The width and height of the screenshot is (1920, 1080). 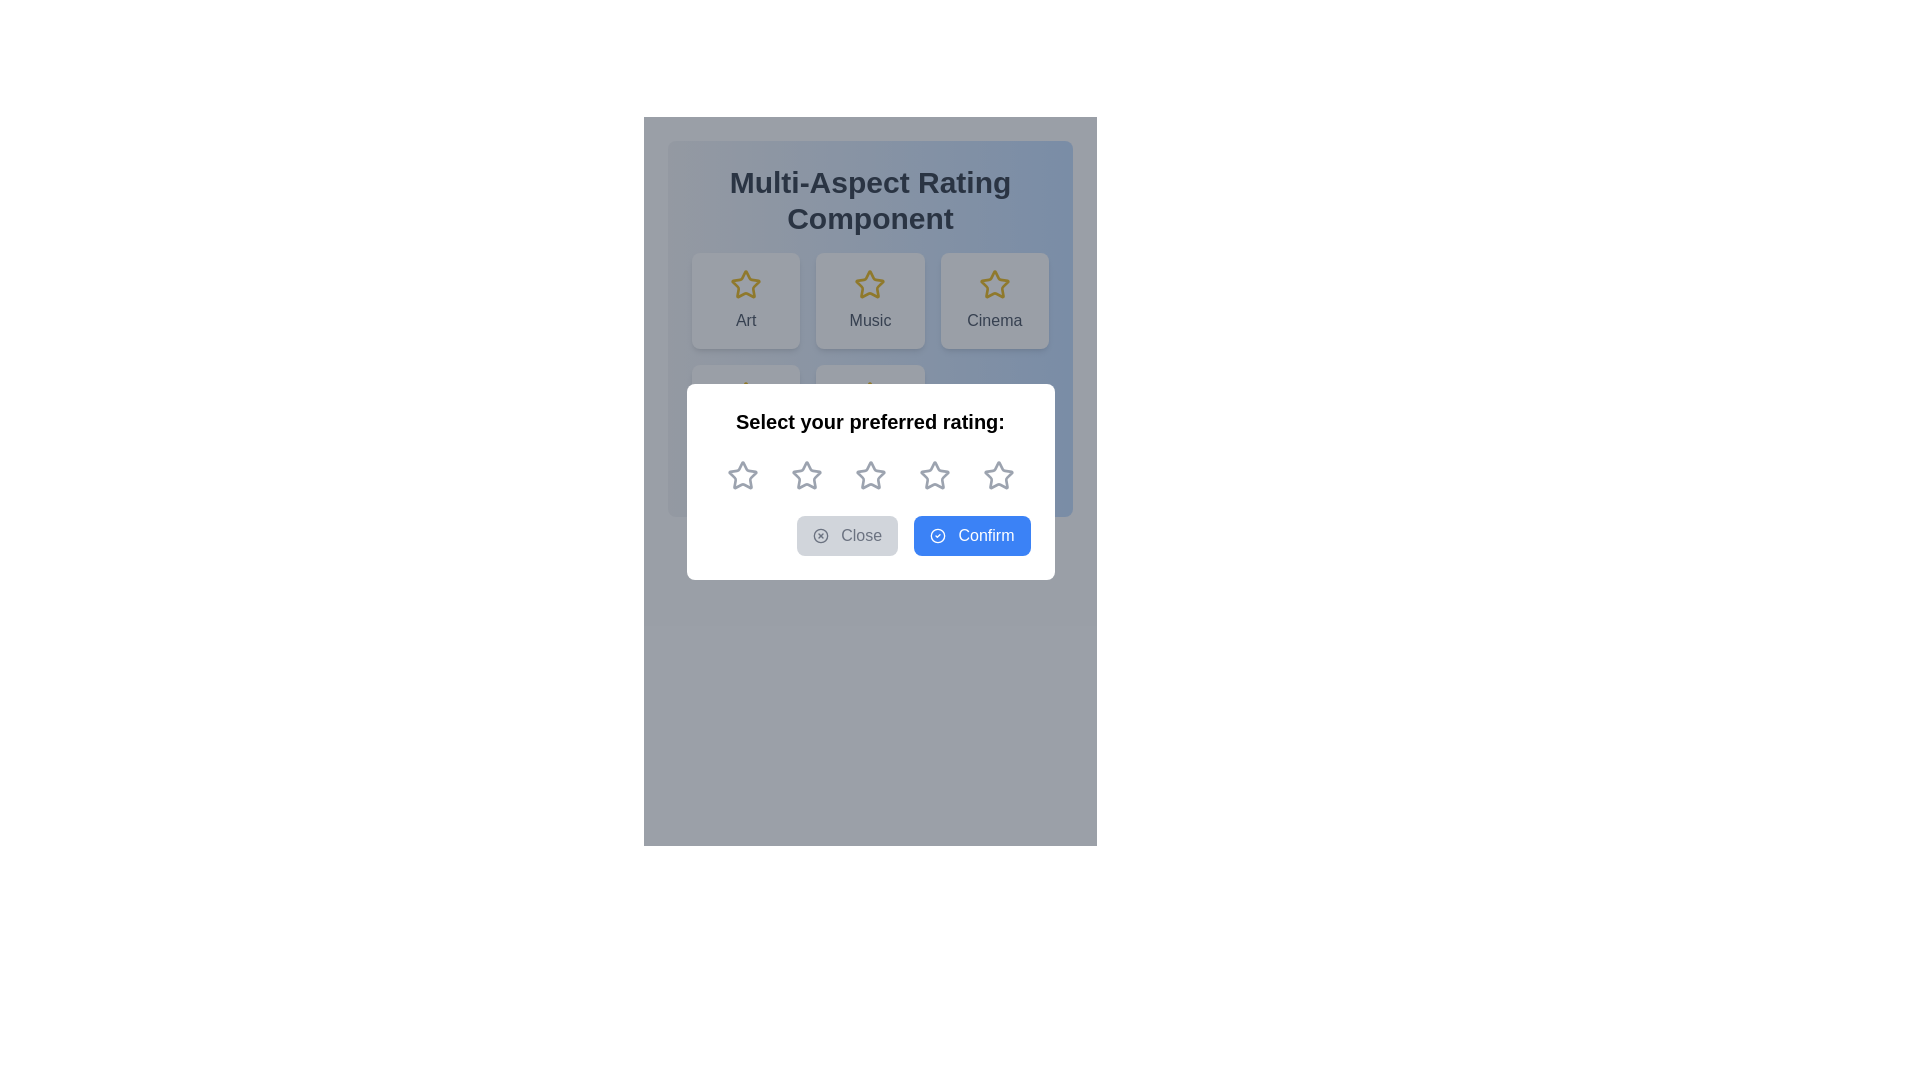 What do you see at coordinates (870, 475) in the screenshot?
I see `the middle interactive star icon (third out of five) in the horizontal row of star rating indicators located under the title 'Select your preferred rating.'` at bounding box center [870, 475].